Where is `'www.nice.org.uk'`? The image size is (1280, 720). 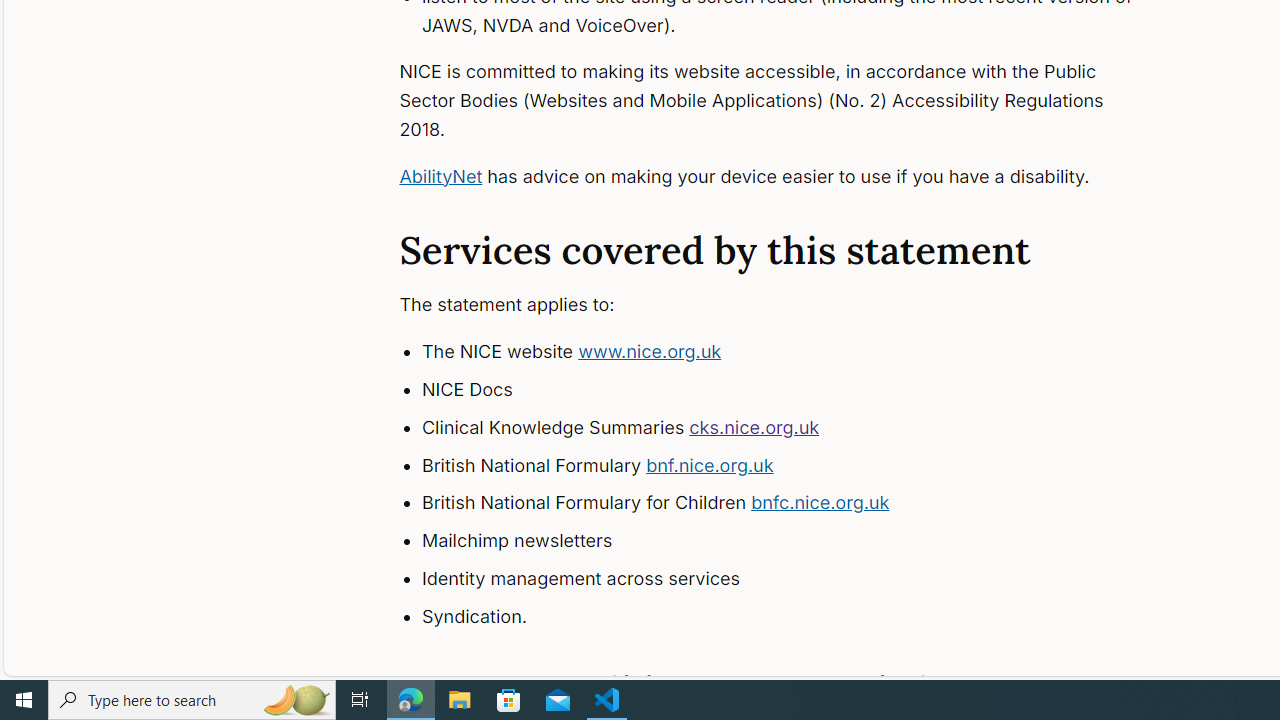 'www.nice.org.uk' is located at coordinates (650, 351).